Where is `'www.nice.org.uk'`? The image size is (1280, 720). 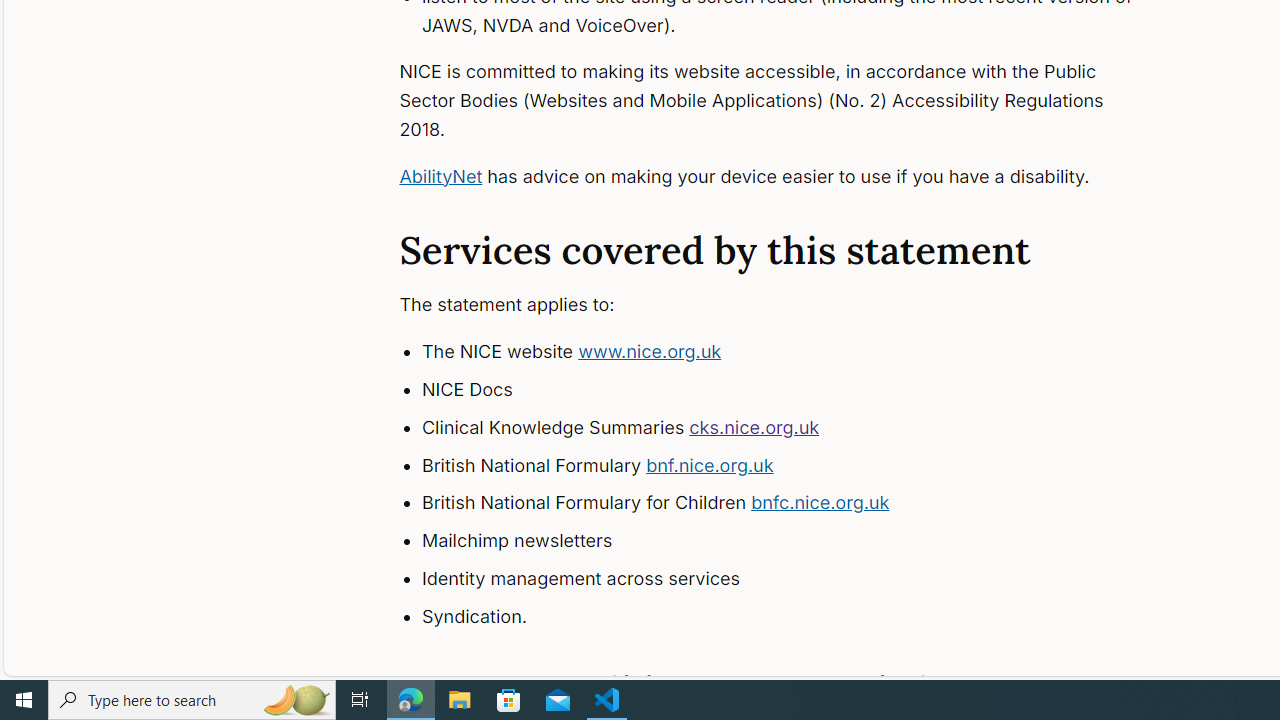 'www.nice.org.uk' is located at coordinates (650, 351).